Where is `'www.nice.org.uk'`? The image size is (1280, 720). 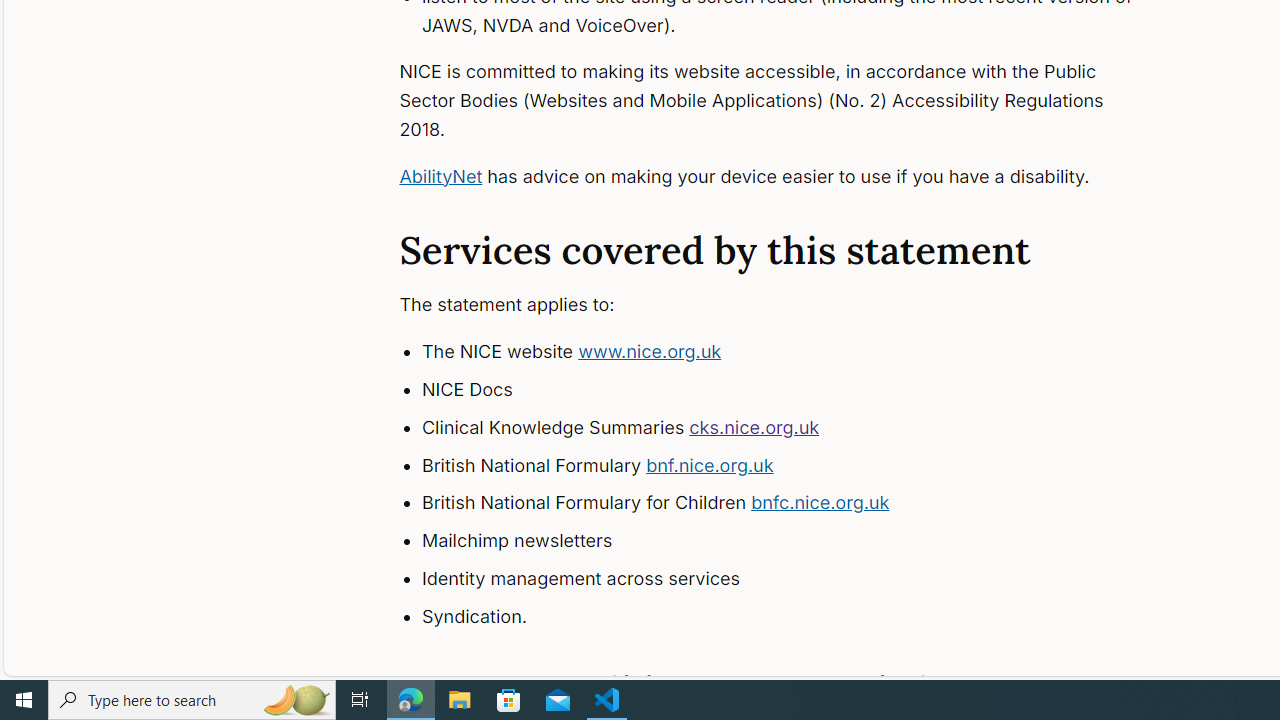 'www.nice.org.uk' is located at coordinates (650, 351).